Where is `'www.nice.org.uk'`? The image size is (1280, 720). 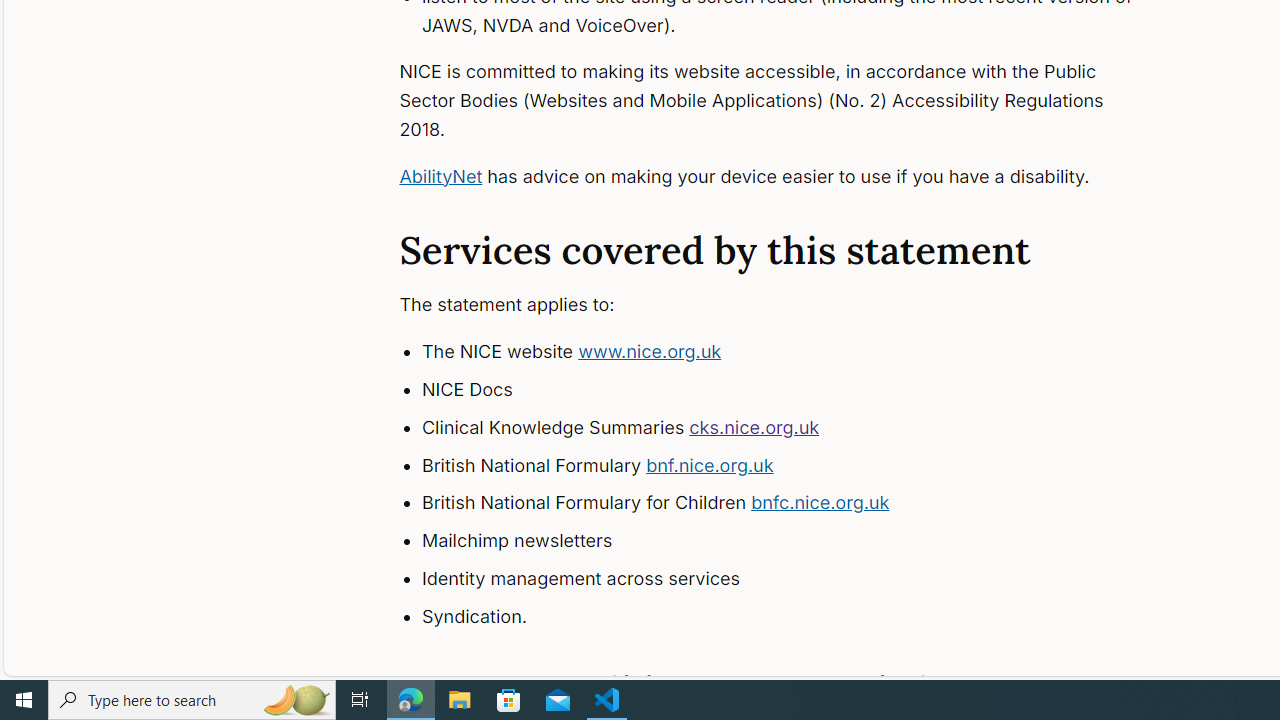 'www.nice.org.uk' is located at coordinates (650, 351).